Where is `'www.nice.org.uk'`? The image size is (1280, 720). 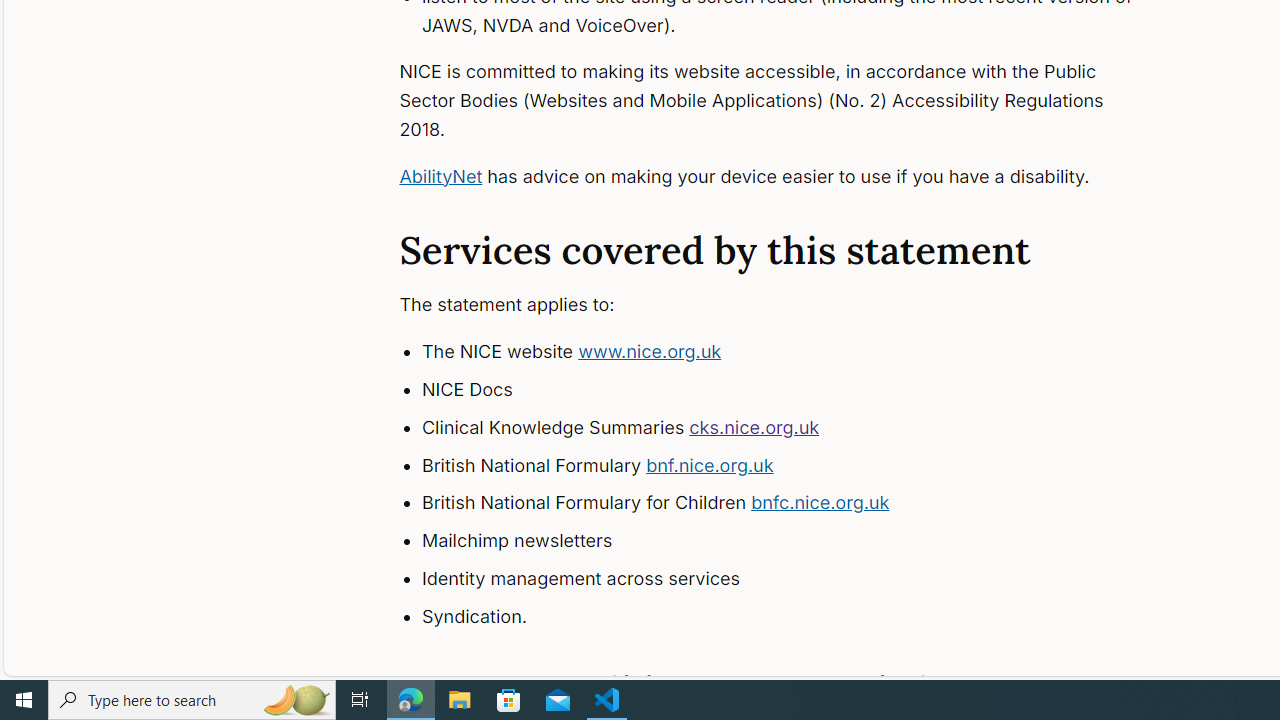 'www.nice.org.uk' is located at coordinates (650, 351).